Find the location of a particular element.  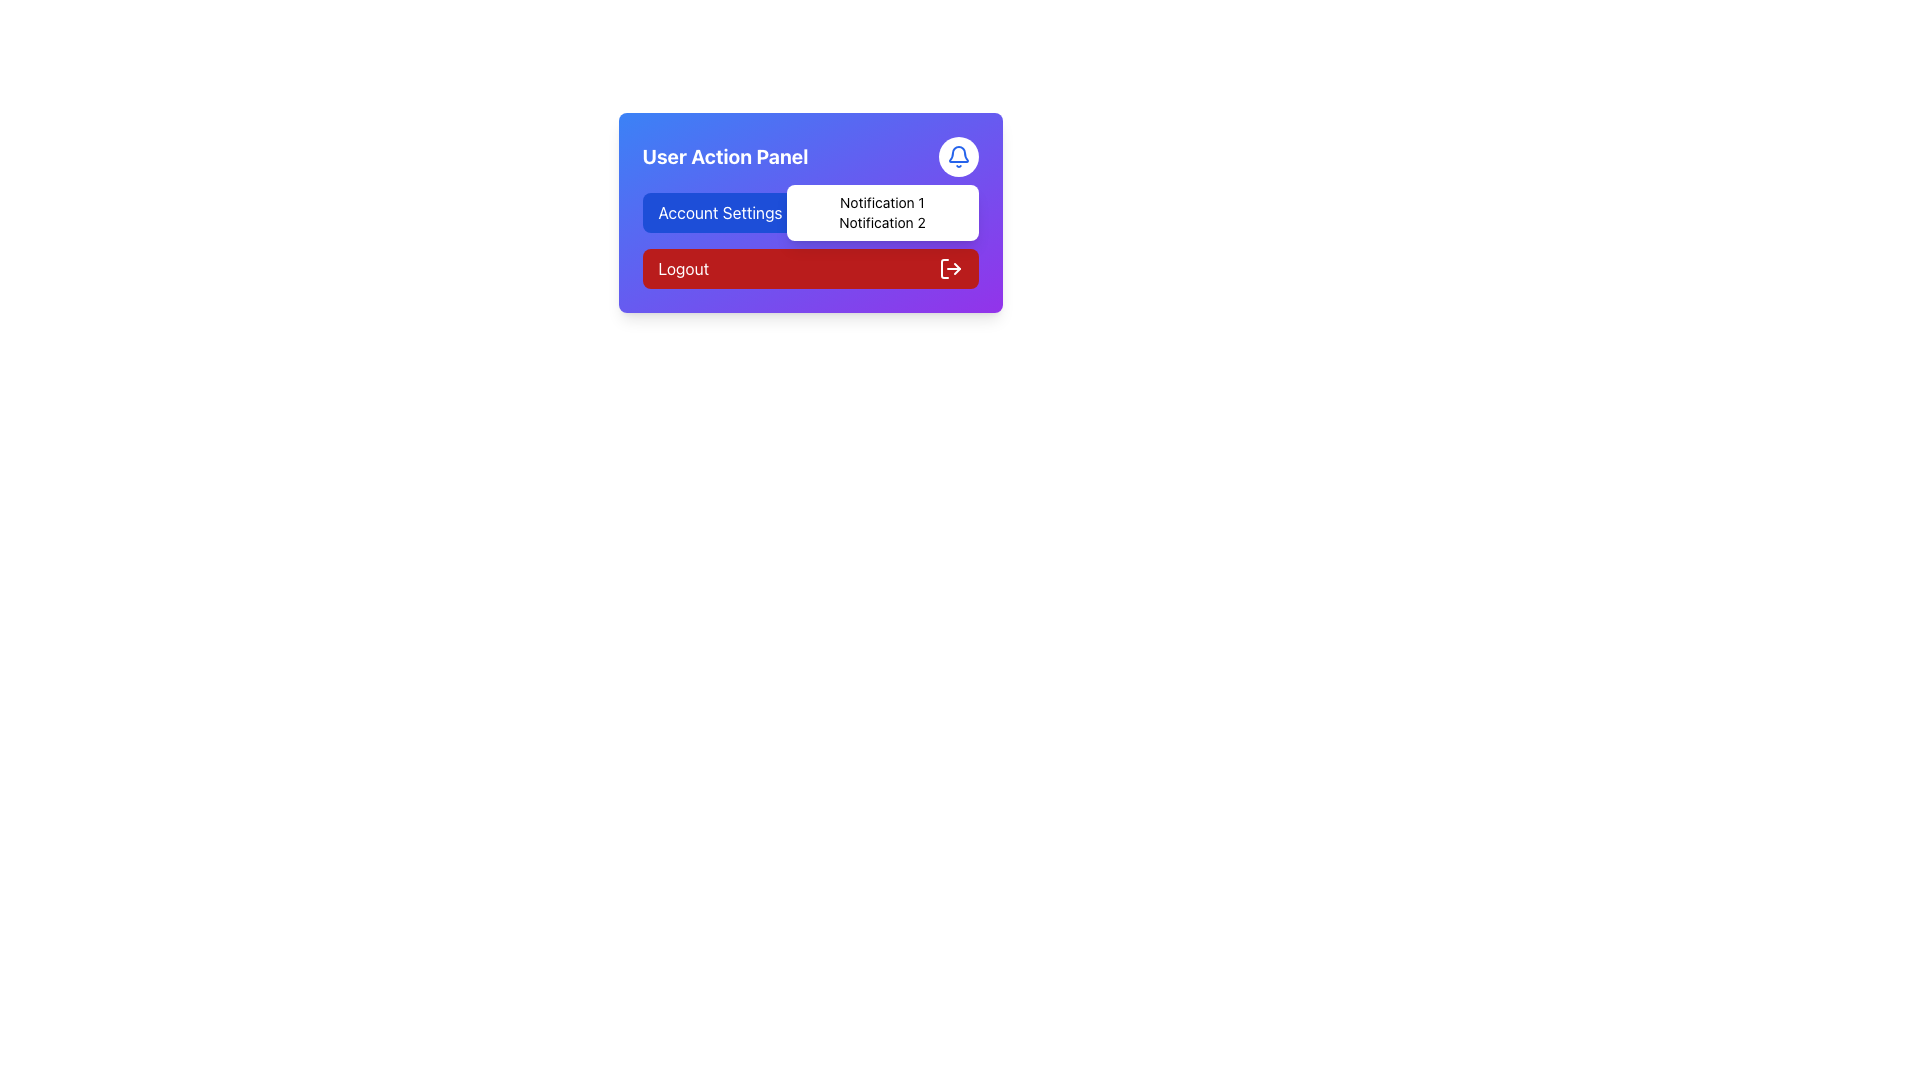

the 'Account Settings' Text button located at the top of the 'User Action Panel' to possibly highlight or reveal additional information is located at coordinates (720, 212).